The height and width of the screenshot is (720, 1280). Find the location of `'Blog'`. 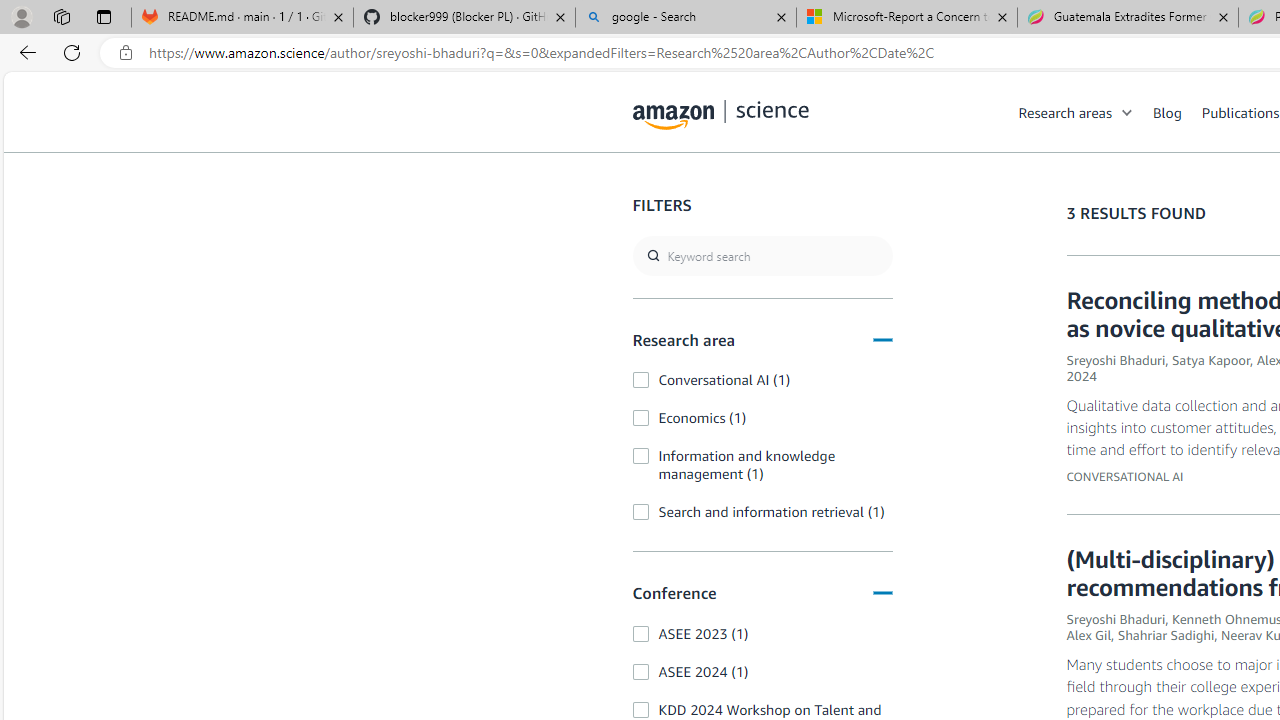

'Blog' is located at coordinates (1167, 111).